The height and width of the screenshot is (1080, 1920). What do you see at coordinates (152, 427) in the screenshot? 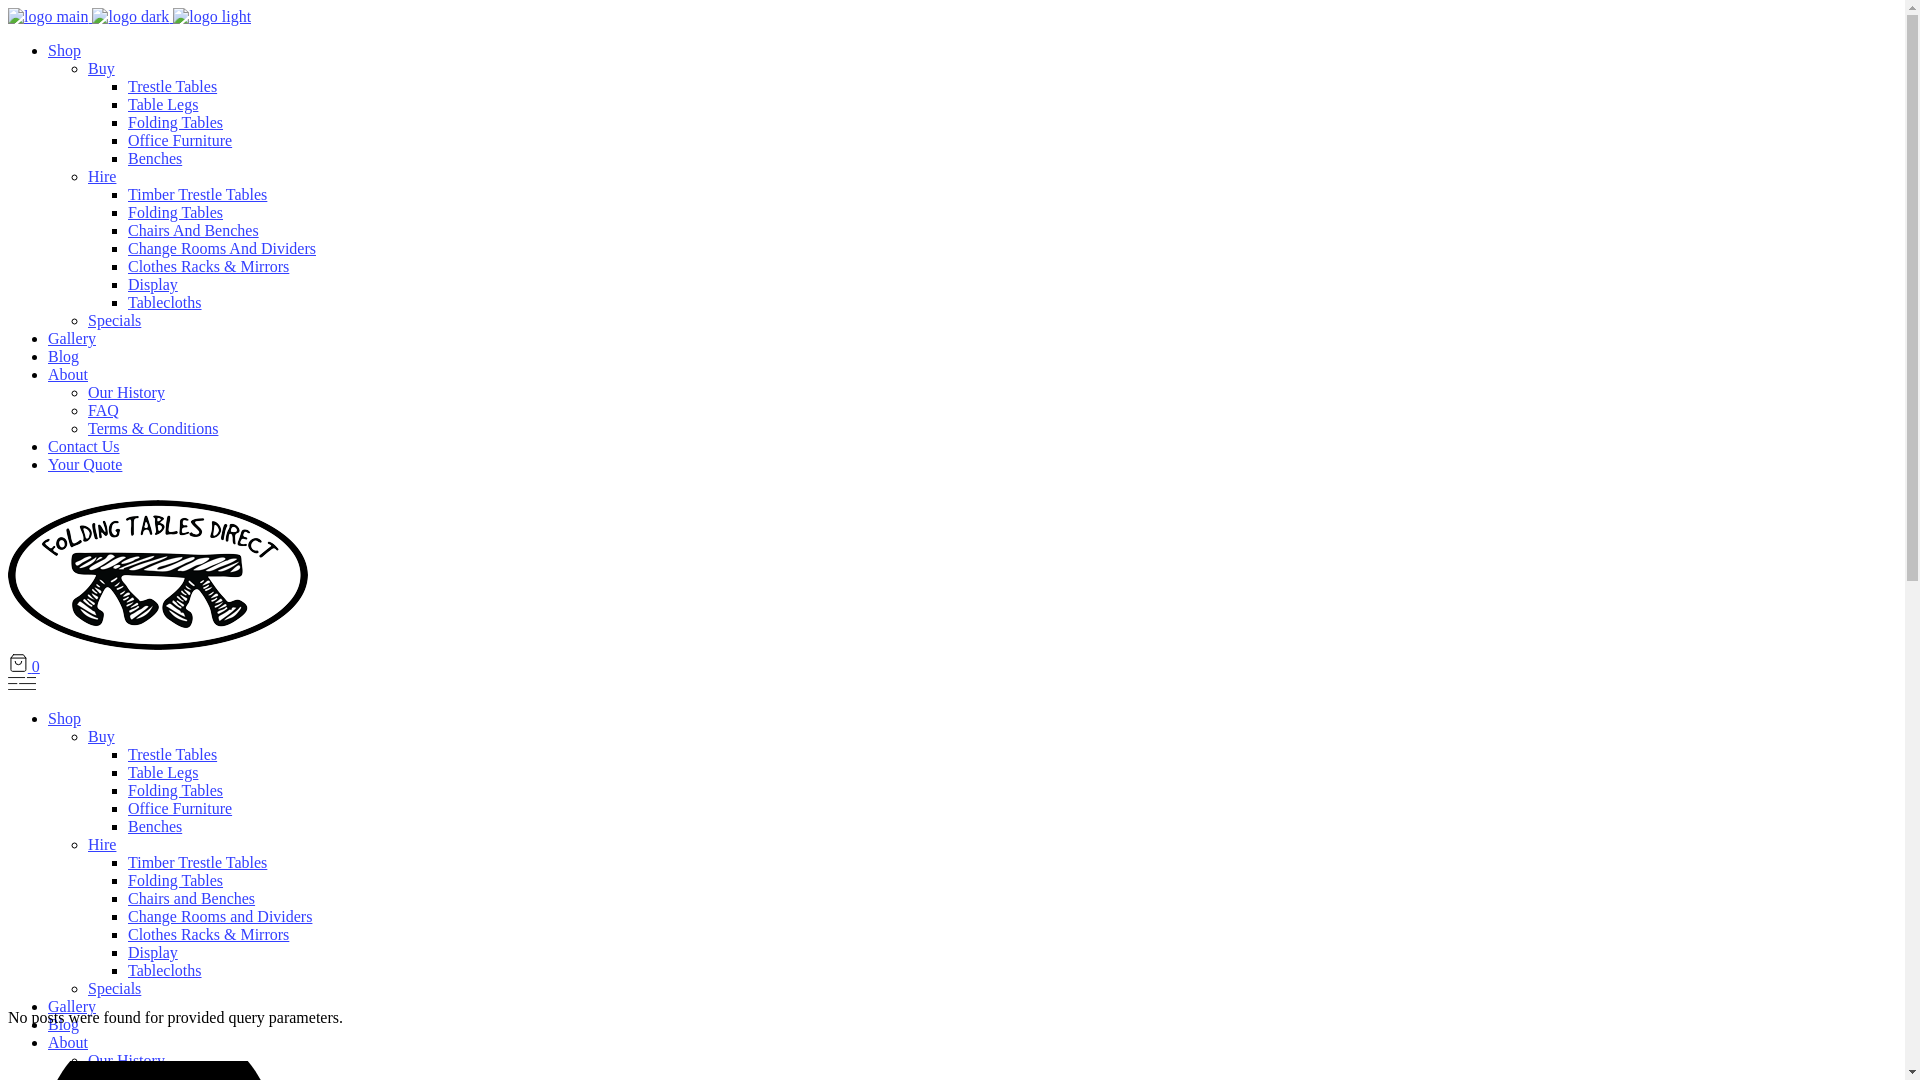
I see `'Terms & Conditions'` at bounding box center [152, 427].